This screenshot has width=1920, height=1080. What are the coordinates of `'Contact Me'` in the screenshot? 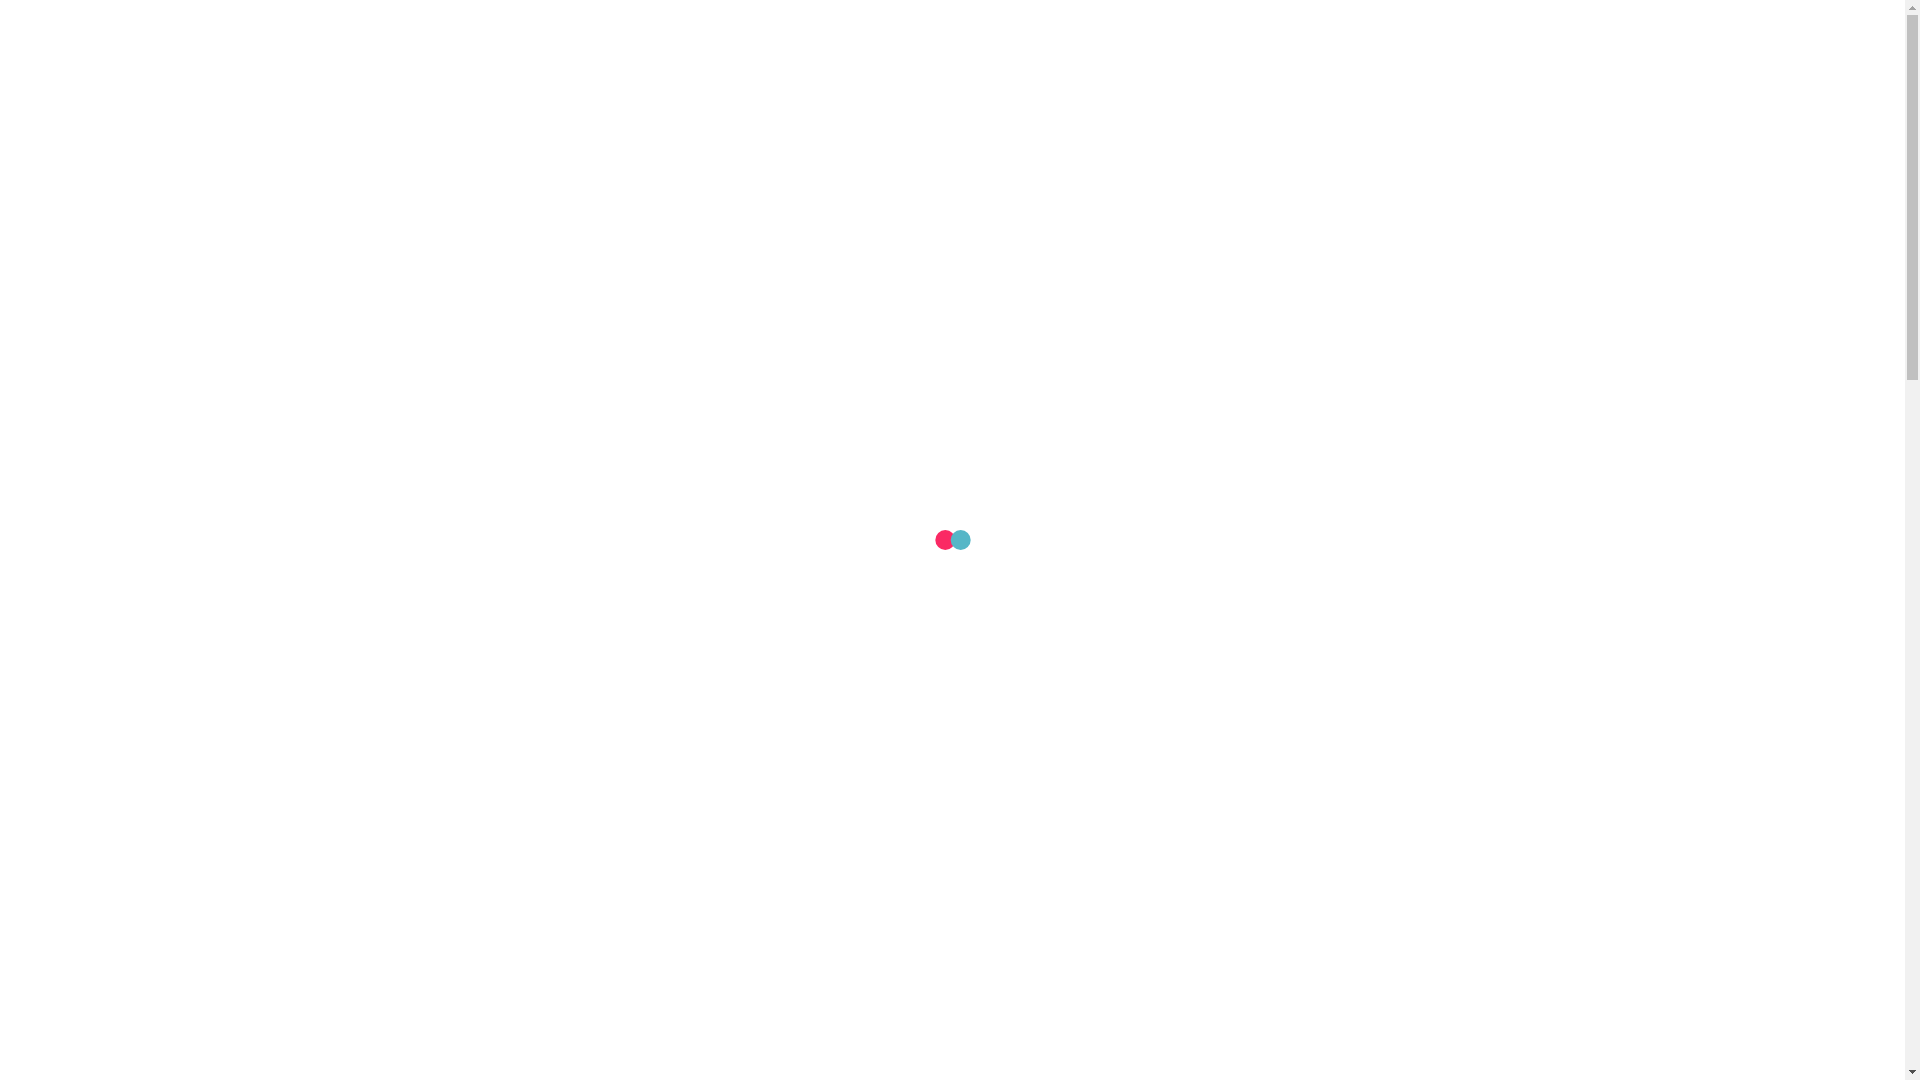 It's located at (1468, 100).